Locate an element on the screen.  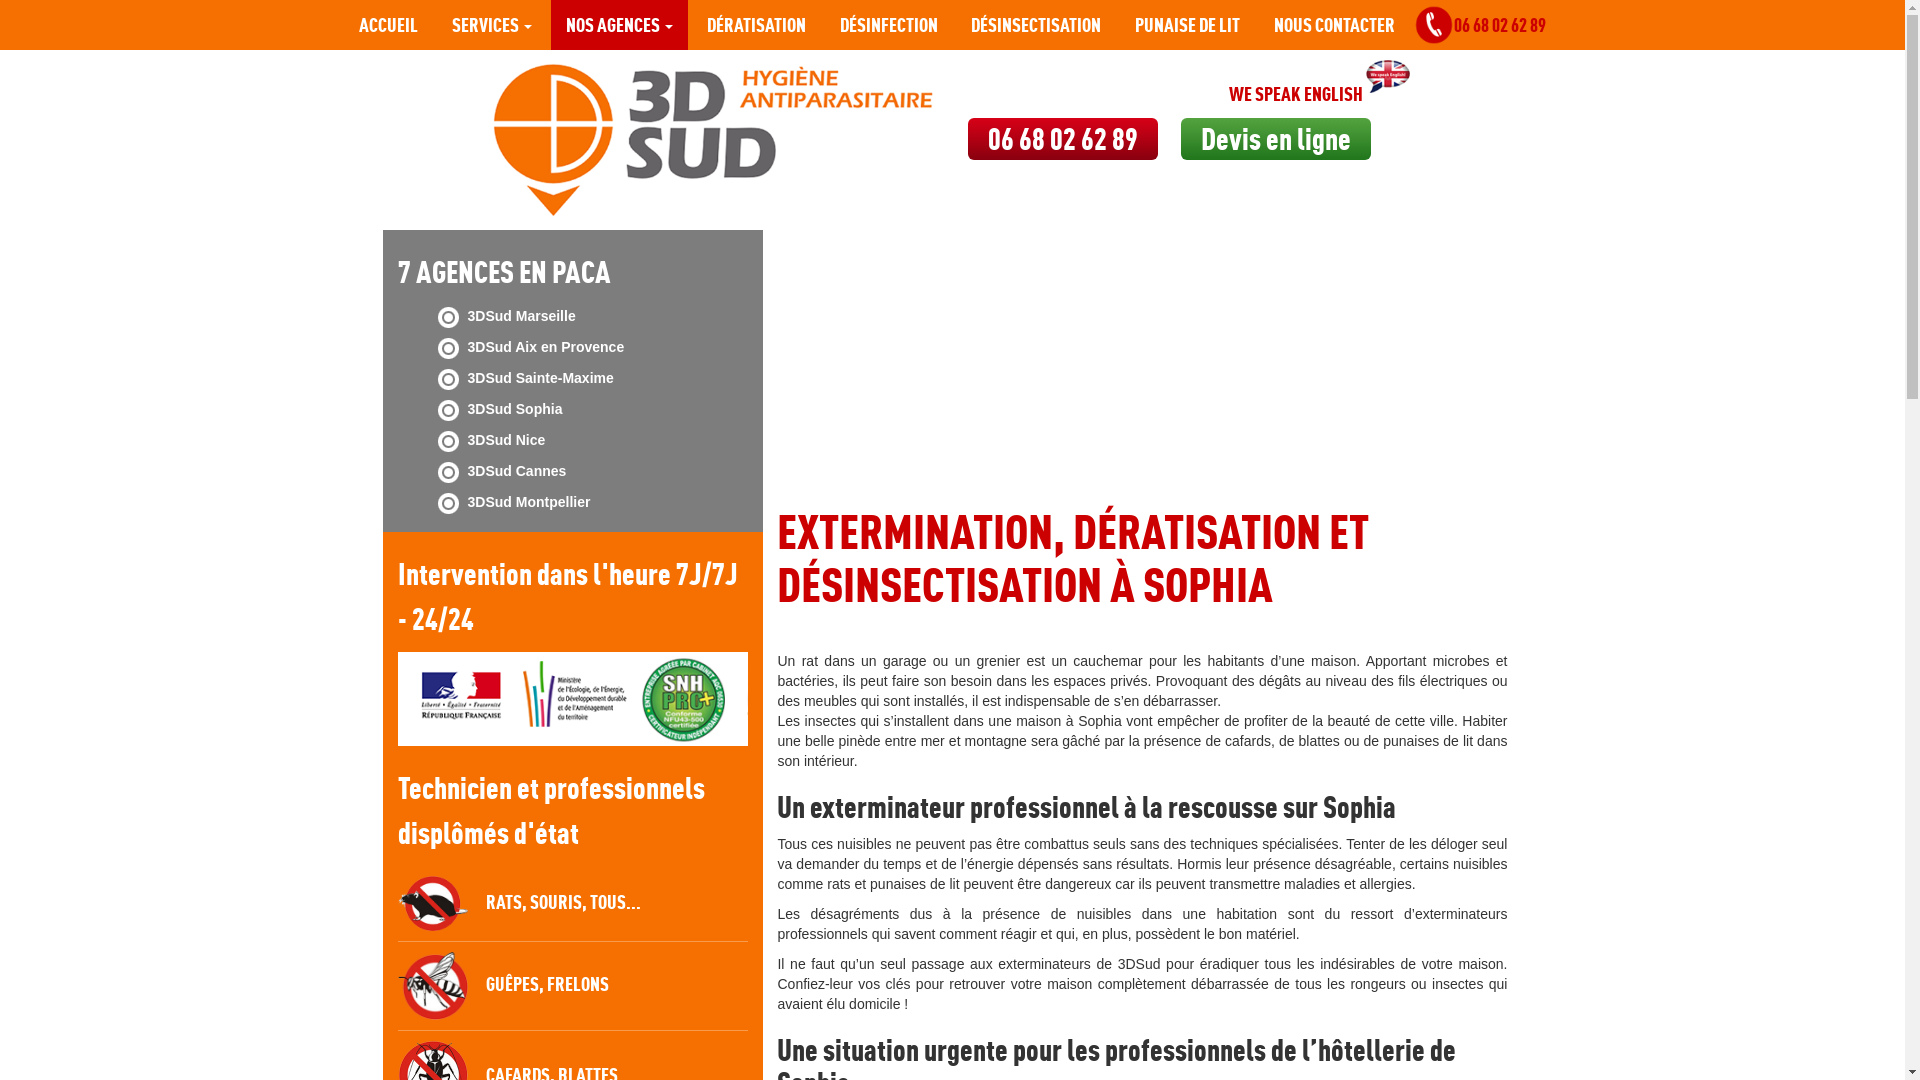
'3DSud Marseille' is located at coordinates (522, 315).